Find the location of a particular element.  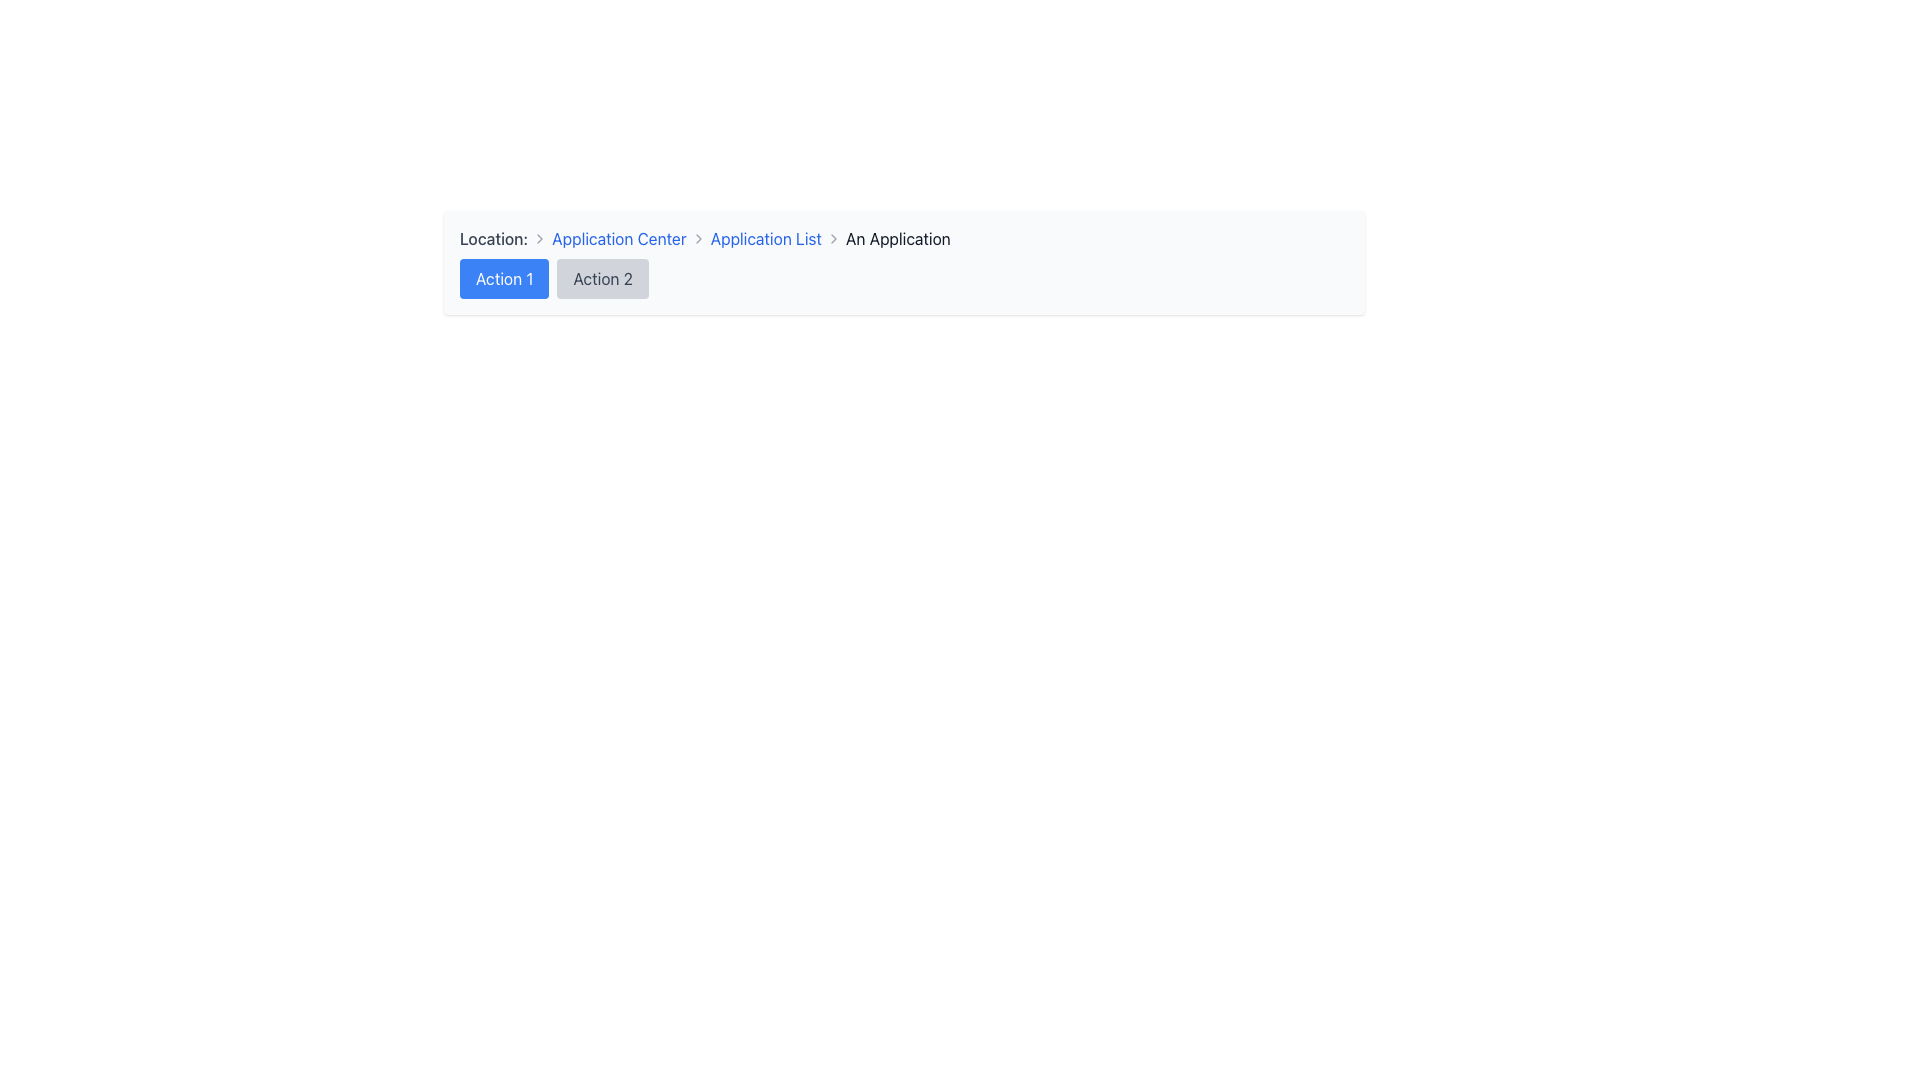

right-pointing gray chevron icon located between the 'Application Center' and 'Application List' links in the breadcrumb navigation is located at coordinates (698, 238).